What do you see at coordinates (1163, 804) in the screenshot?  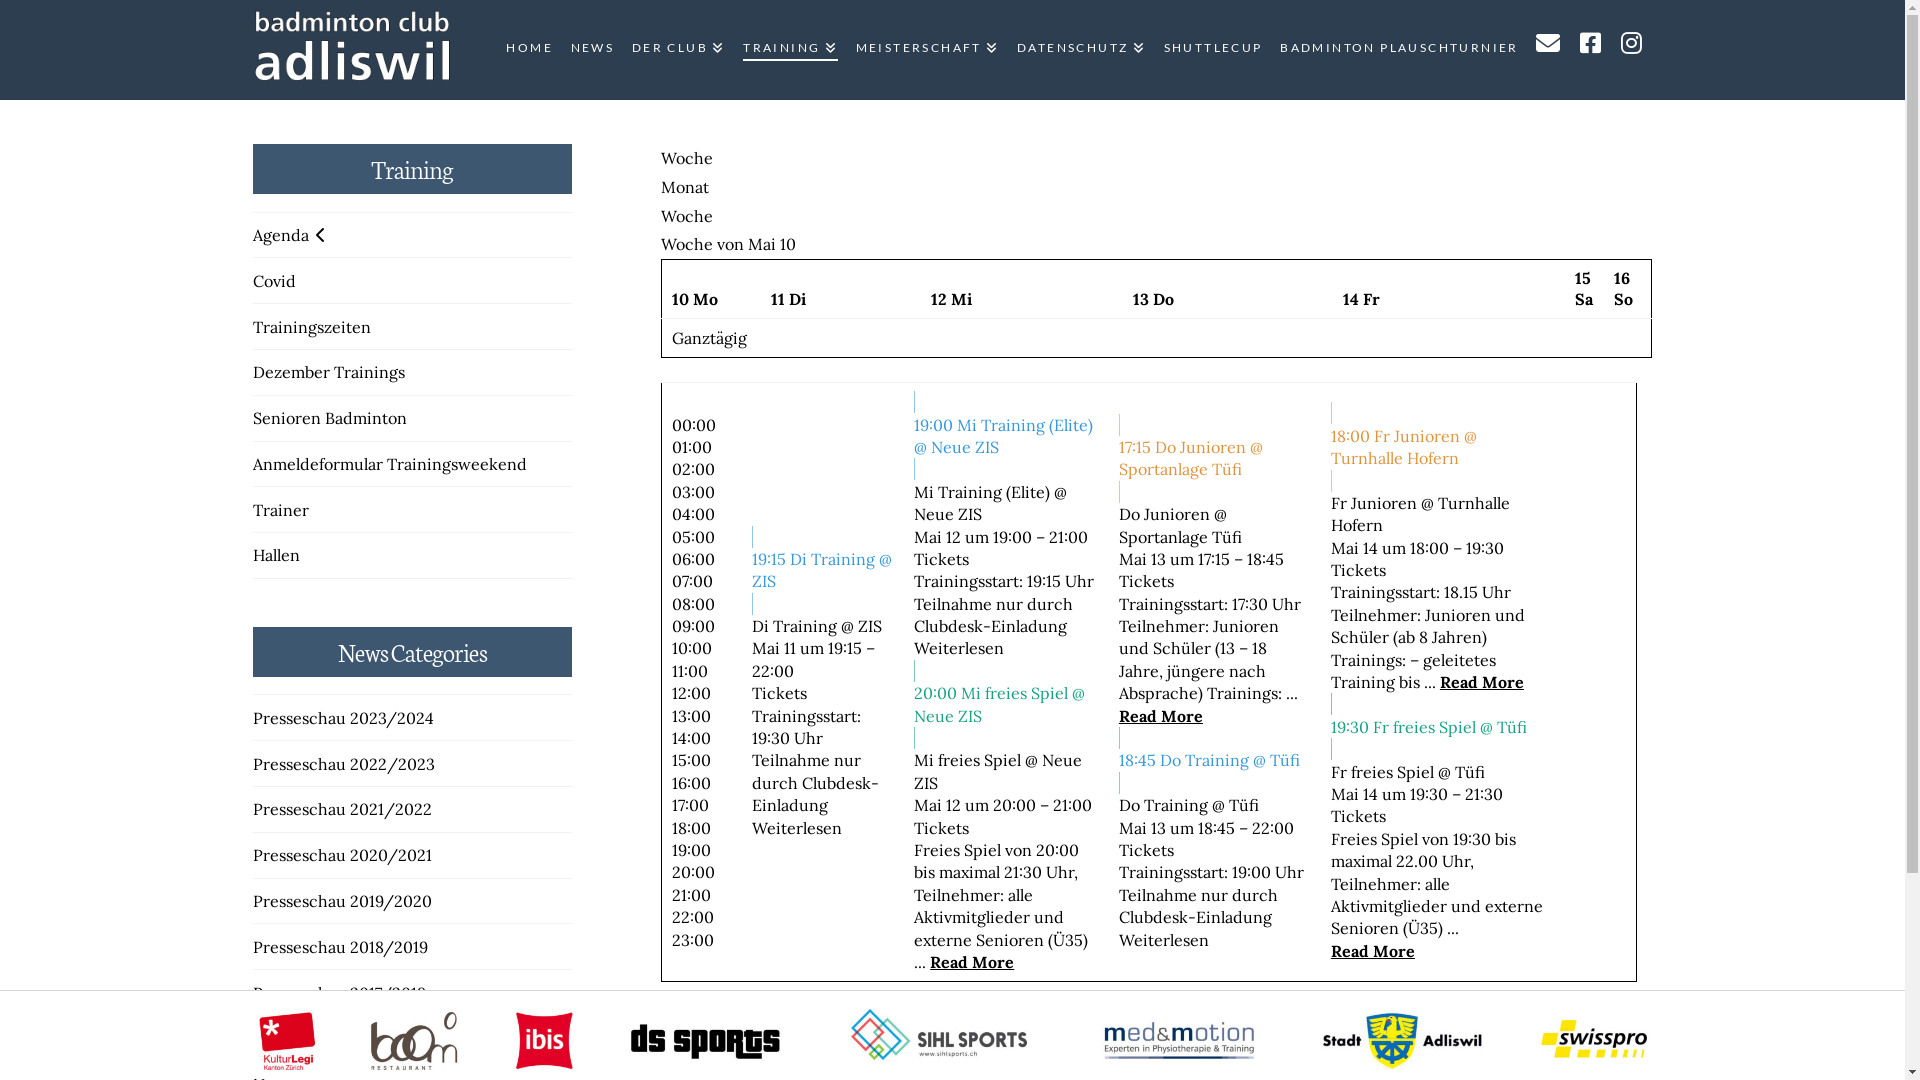 I see `'Do Training'` at bounding box center [1163, 804].